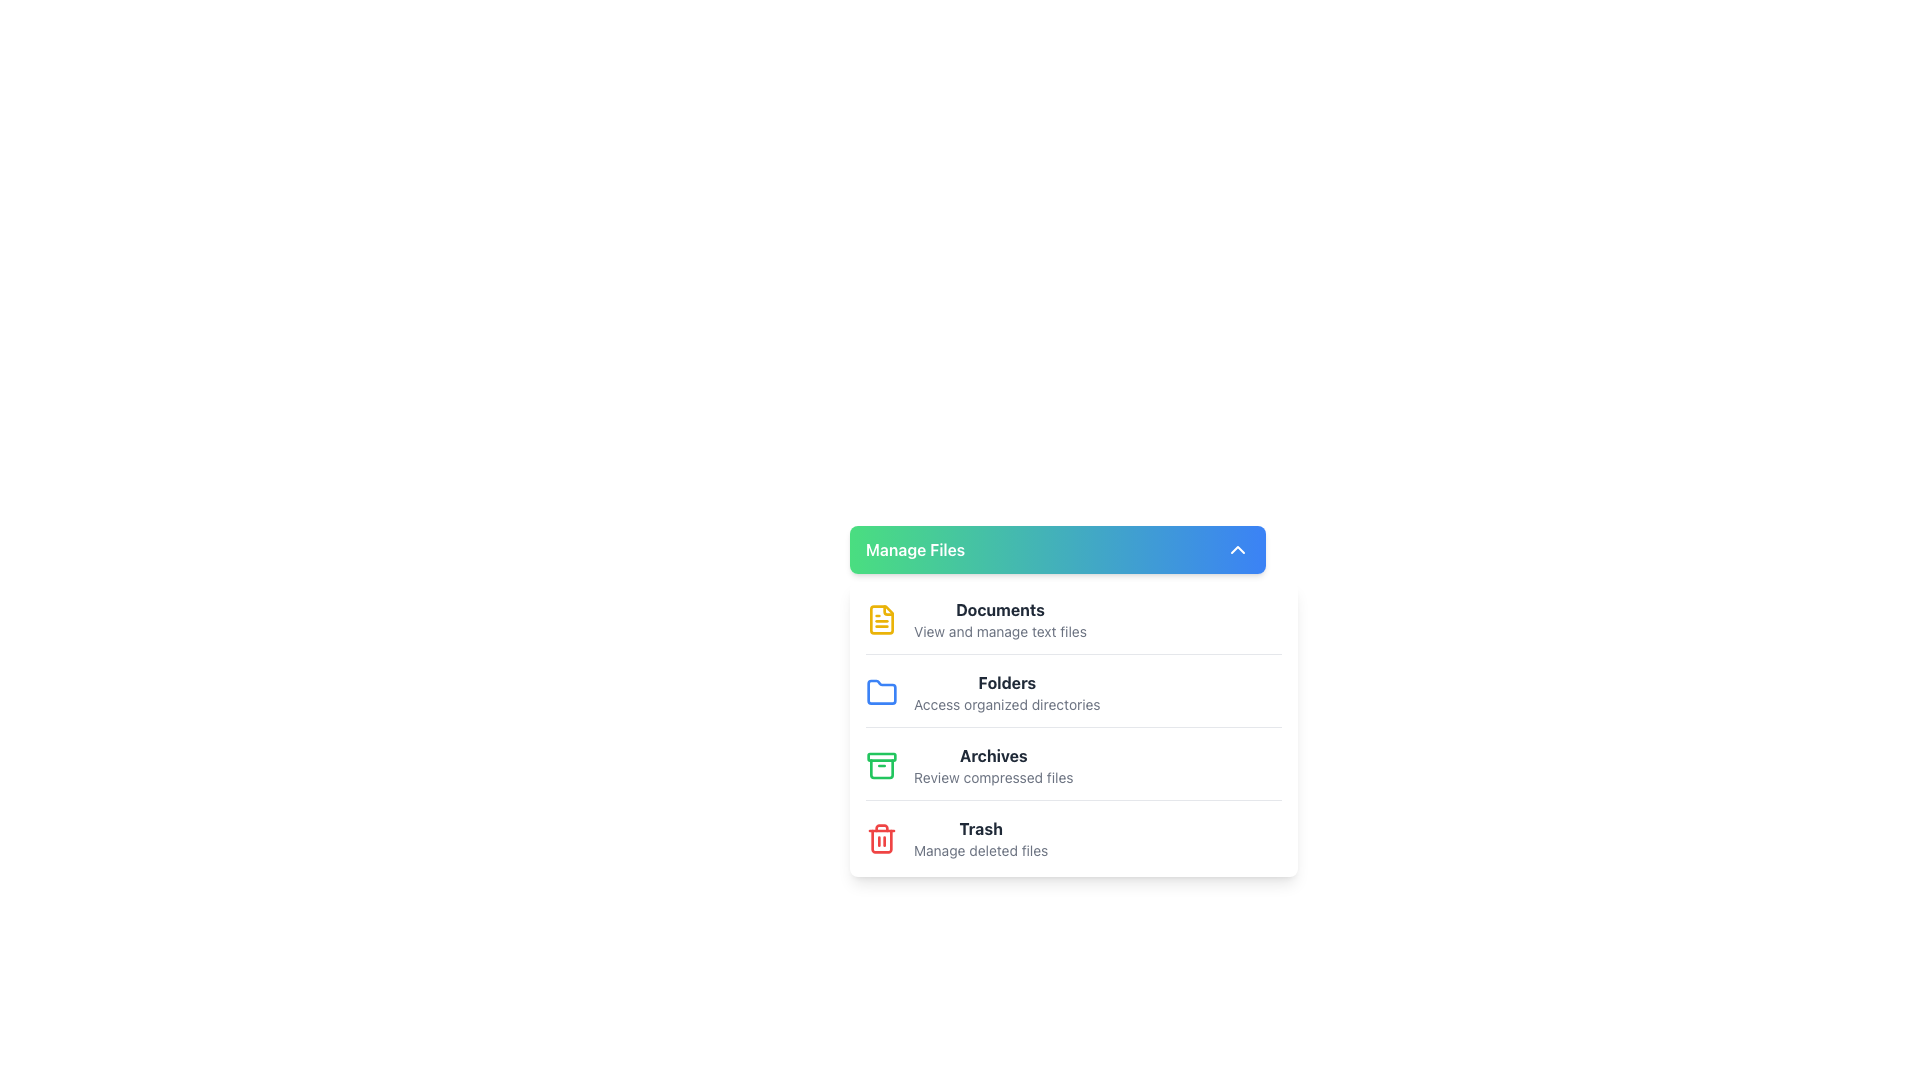 The image size is (1920, 1080). What do you see at coordinates (881, 690) in the screenshot?
I see `the folder icon within the 'Folders' menu item, which is located directly below 'Documents' and above 'Archives'` at bounding box center [881, 690].